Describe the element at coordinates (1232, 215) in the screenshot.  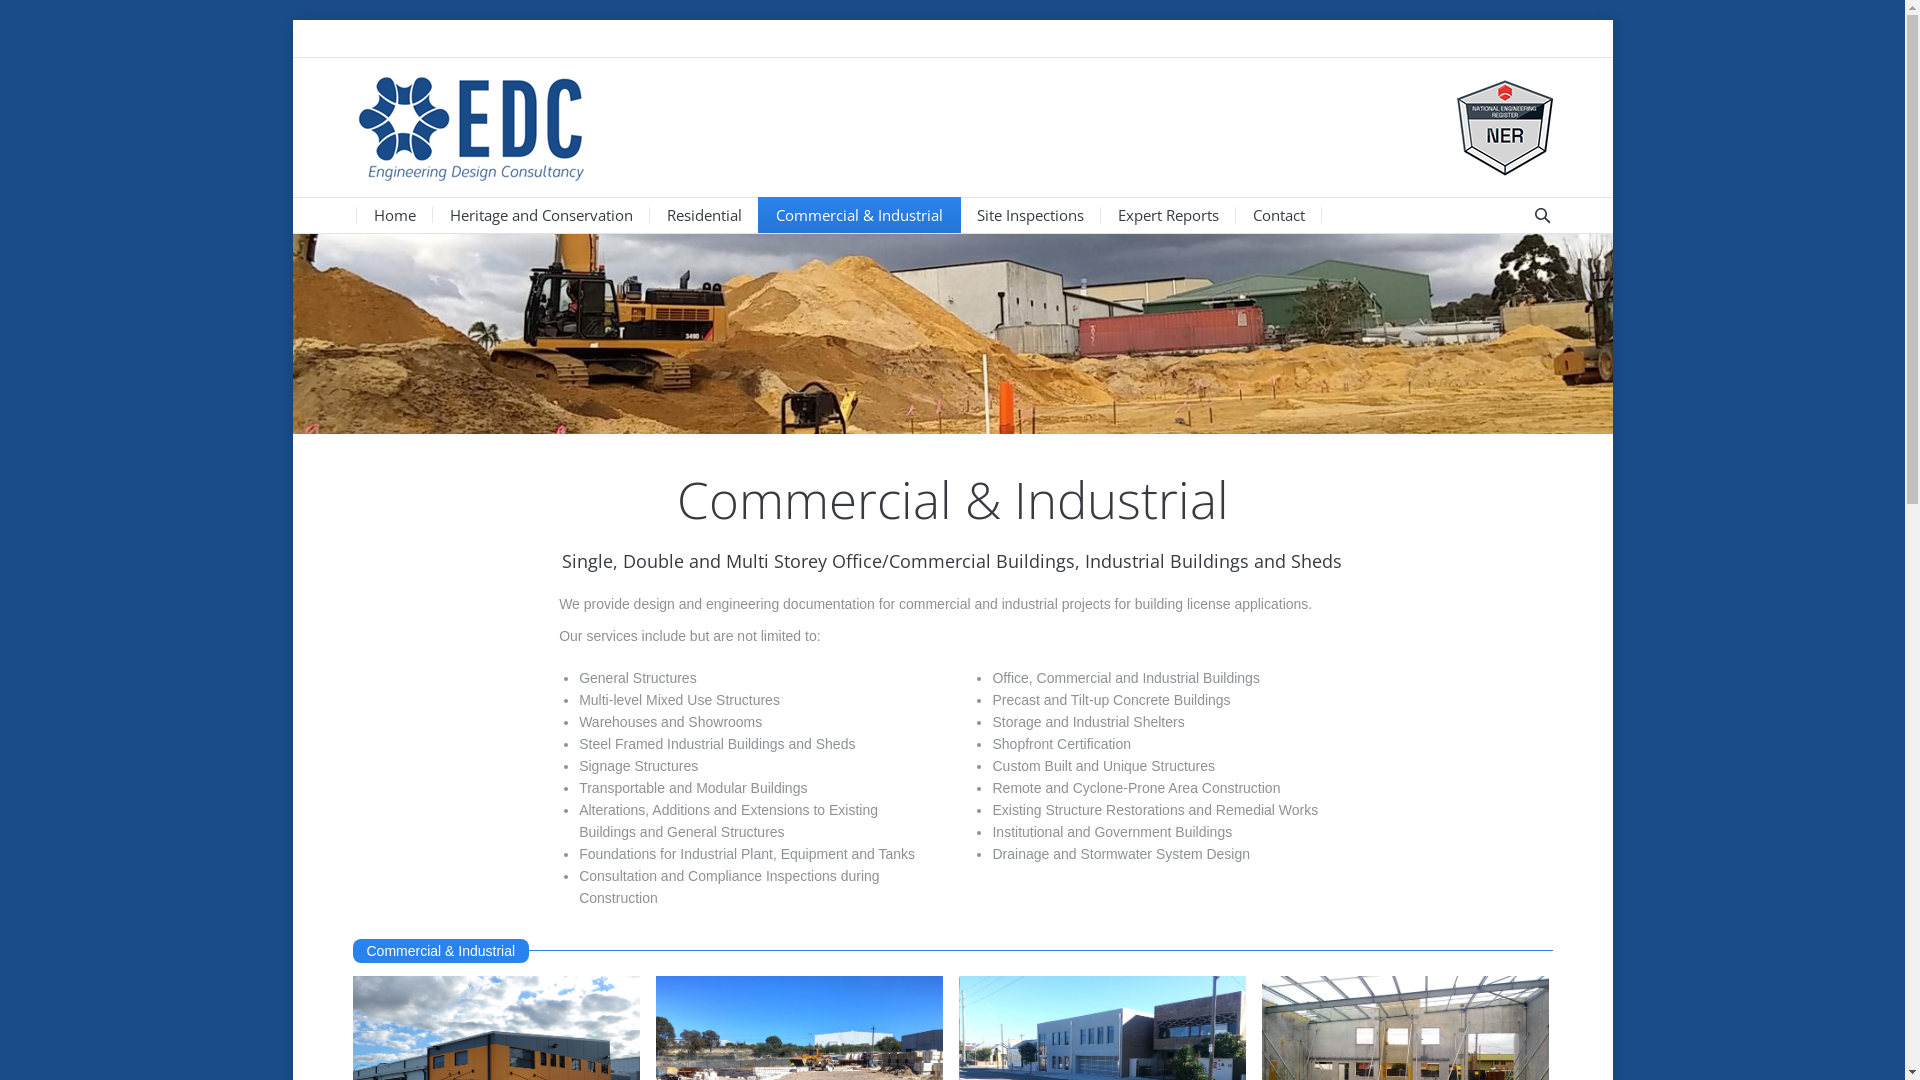
I see `'Contact'` at that location.